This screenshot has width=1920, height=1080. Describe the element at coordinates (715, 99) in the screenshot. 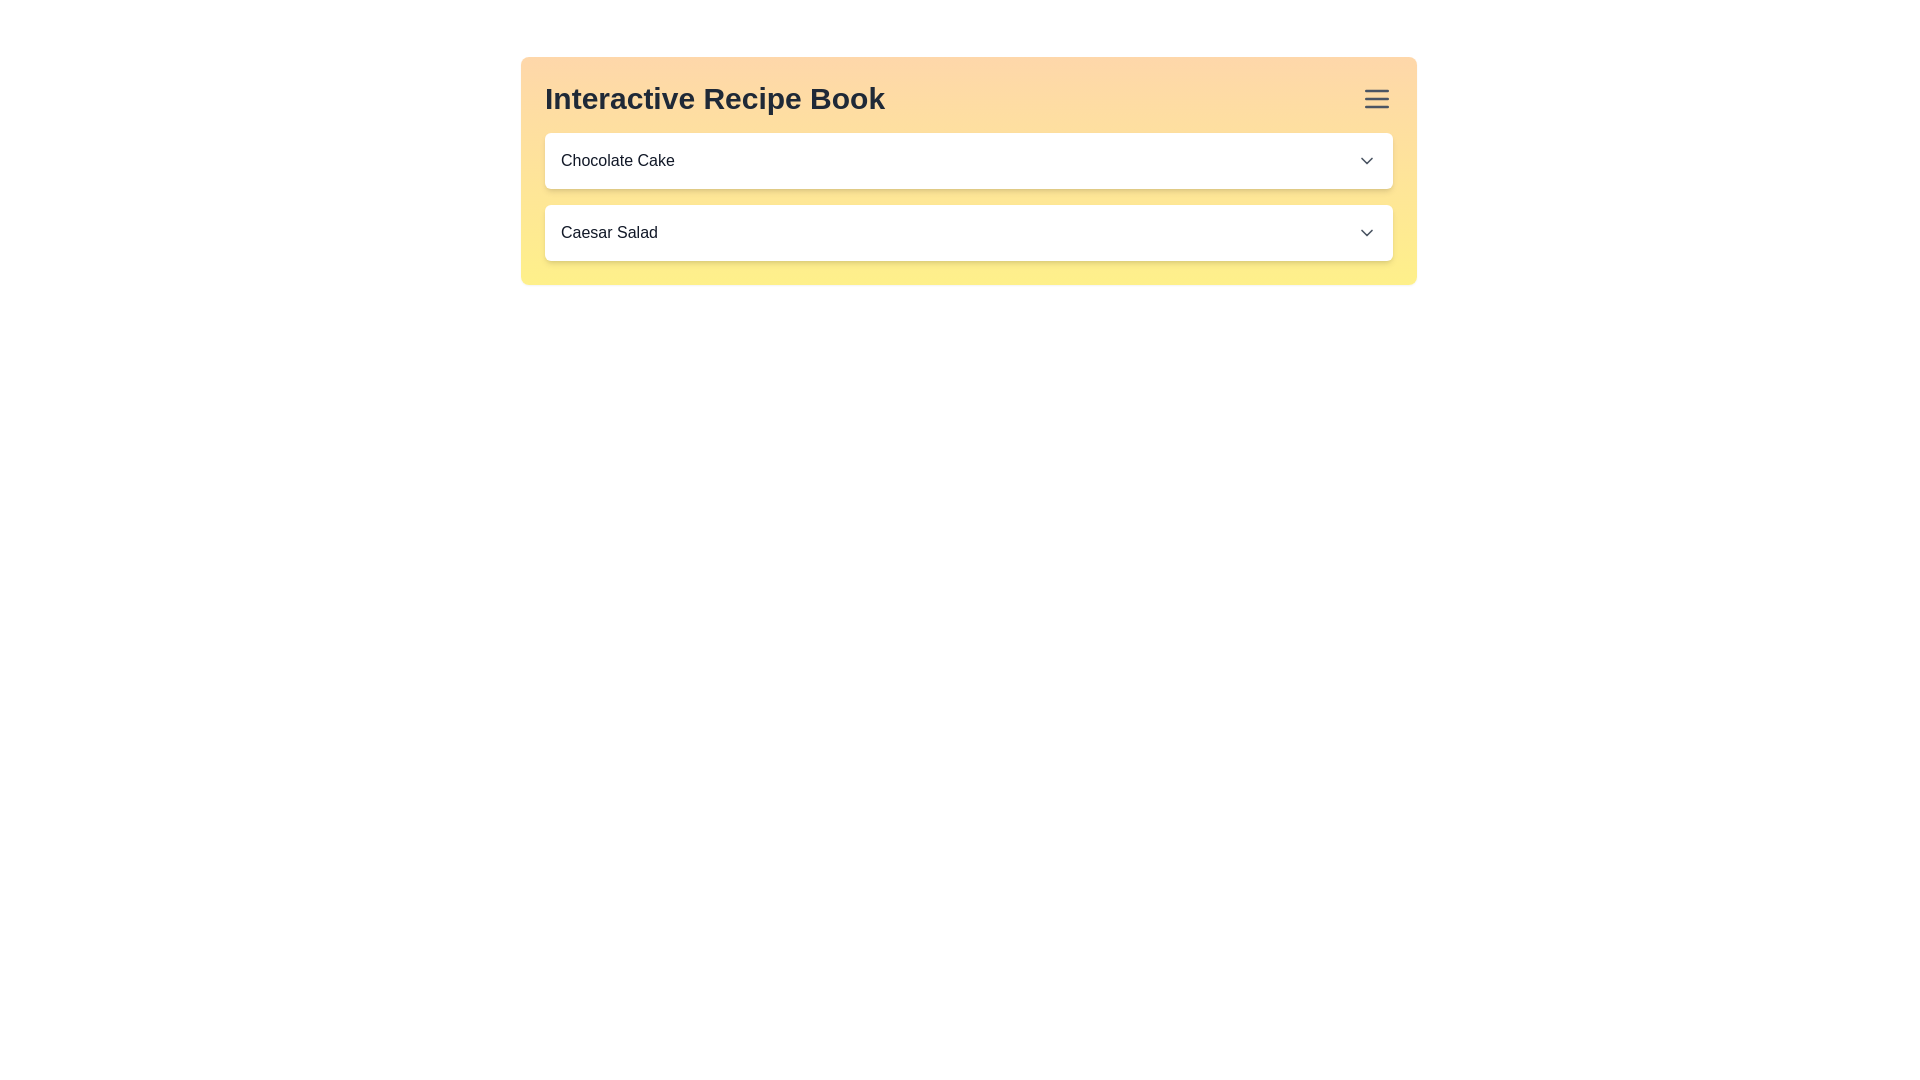

I see `the prominent heading text element 'Interactive Recipe Book' displayed in a large, bold font against a light orange gradient background` at that location.